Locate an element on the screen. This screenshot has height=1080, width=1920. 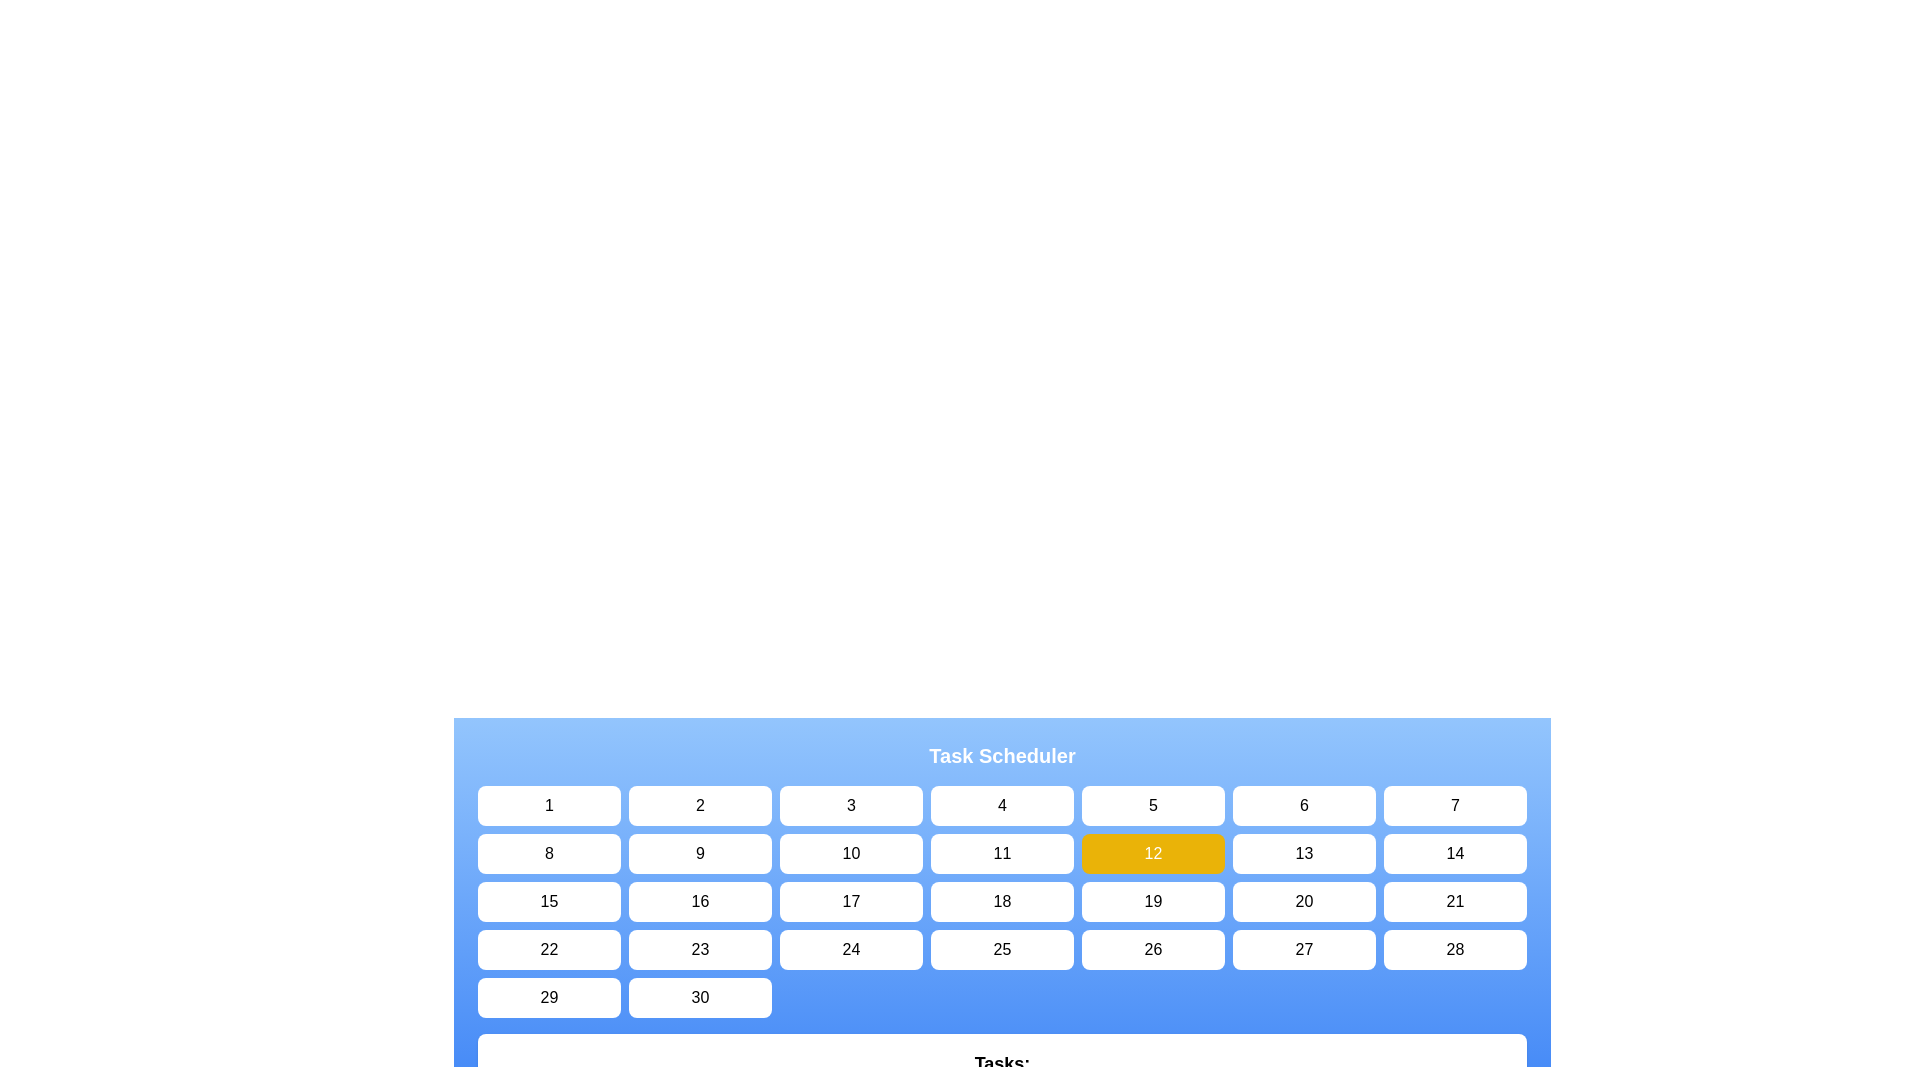
the button for selecting the number '3' in the Task Scheduler grid layout, located in the first row and third column is located at coordinates (851, 805).